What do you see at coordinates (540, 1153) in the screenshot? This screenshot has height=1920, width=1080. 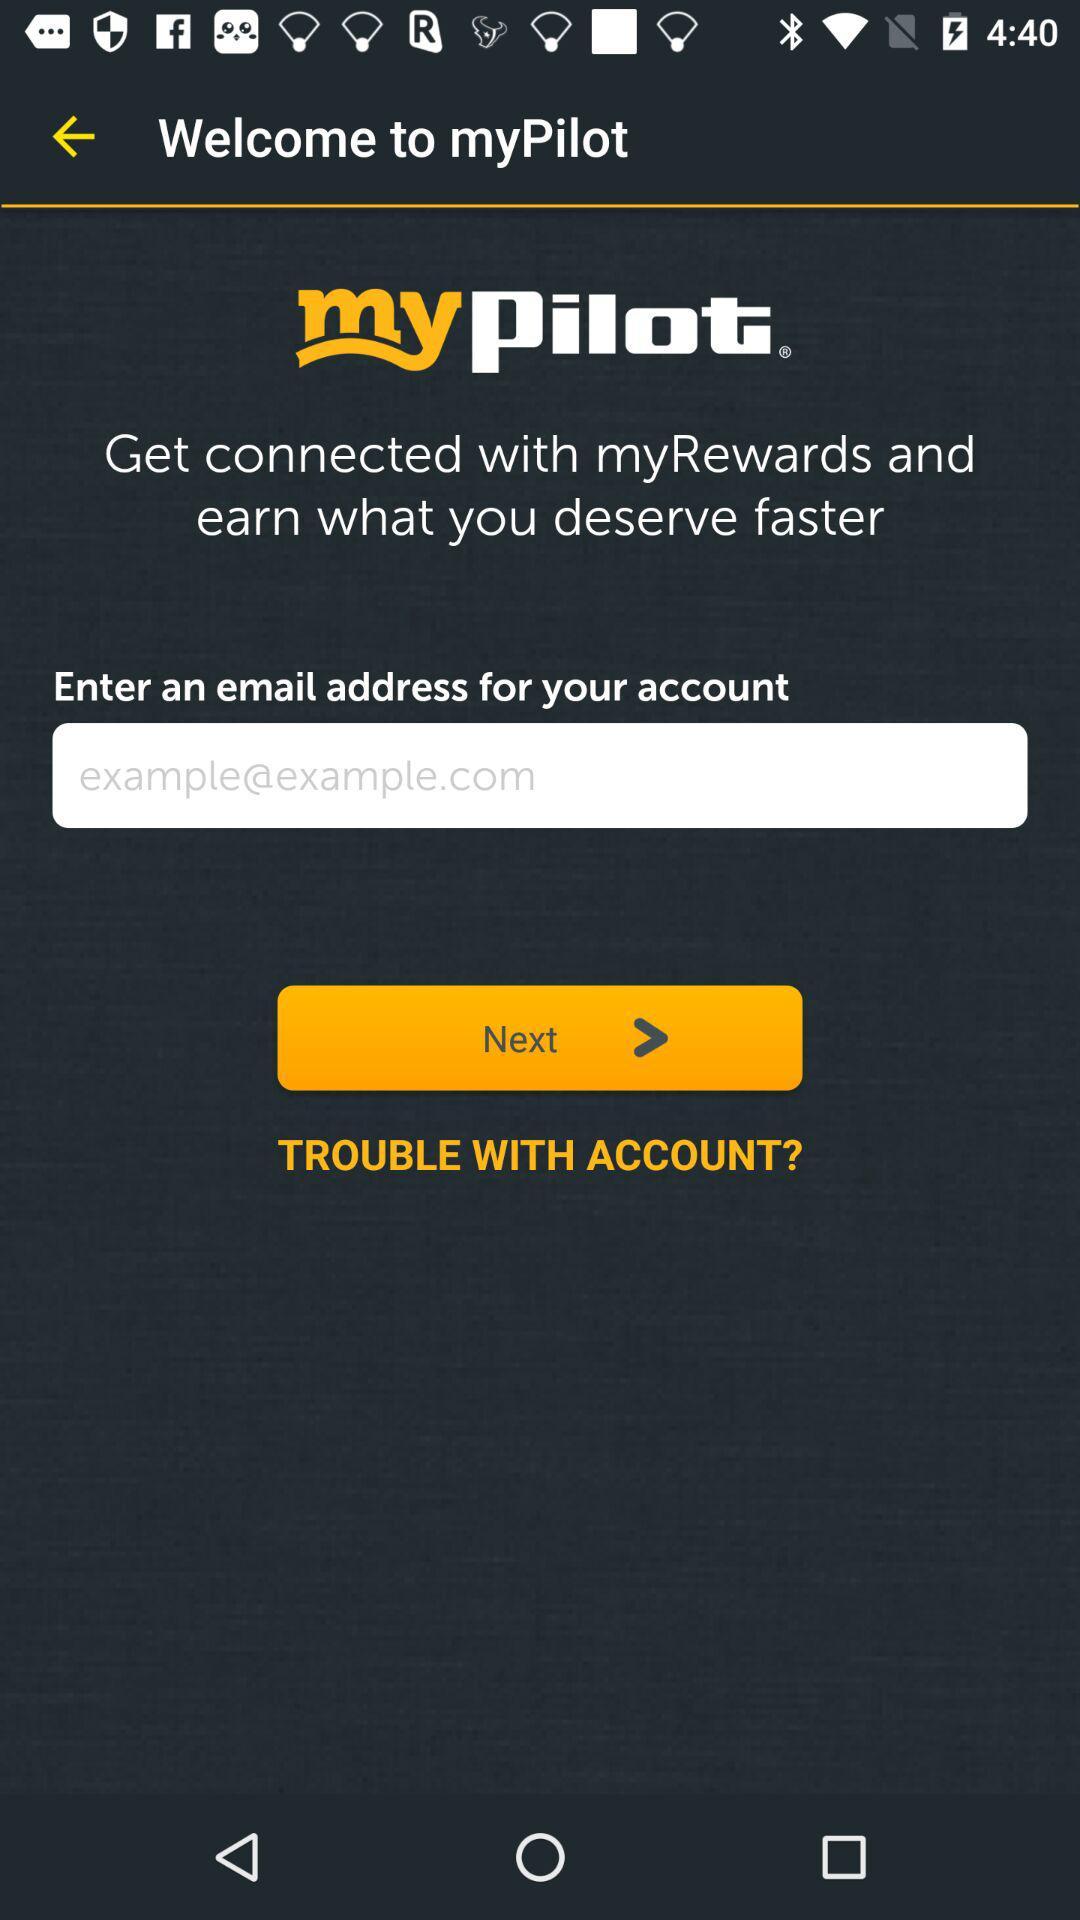 I see `the trouble with account?` at bounding box center [540, 1153].